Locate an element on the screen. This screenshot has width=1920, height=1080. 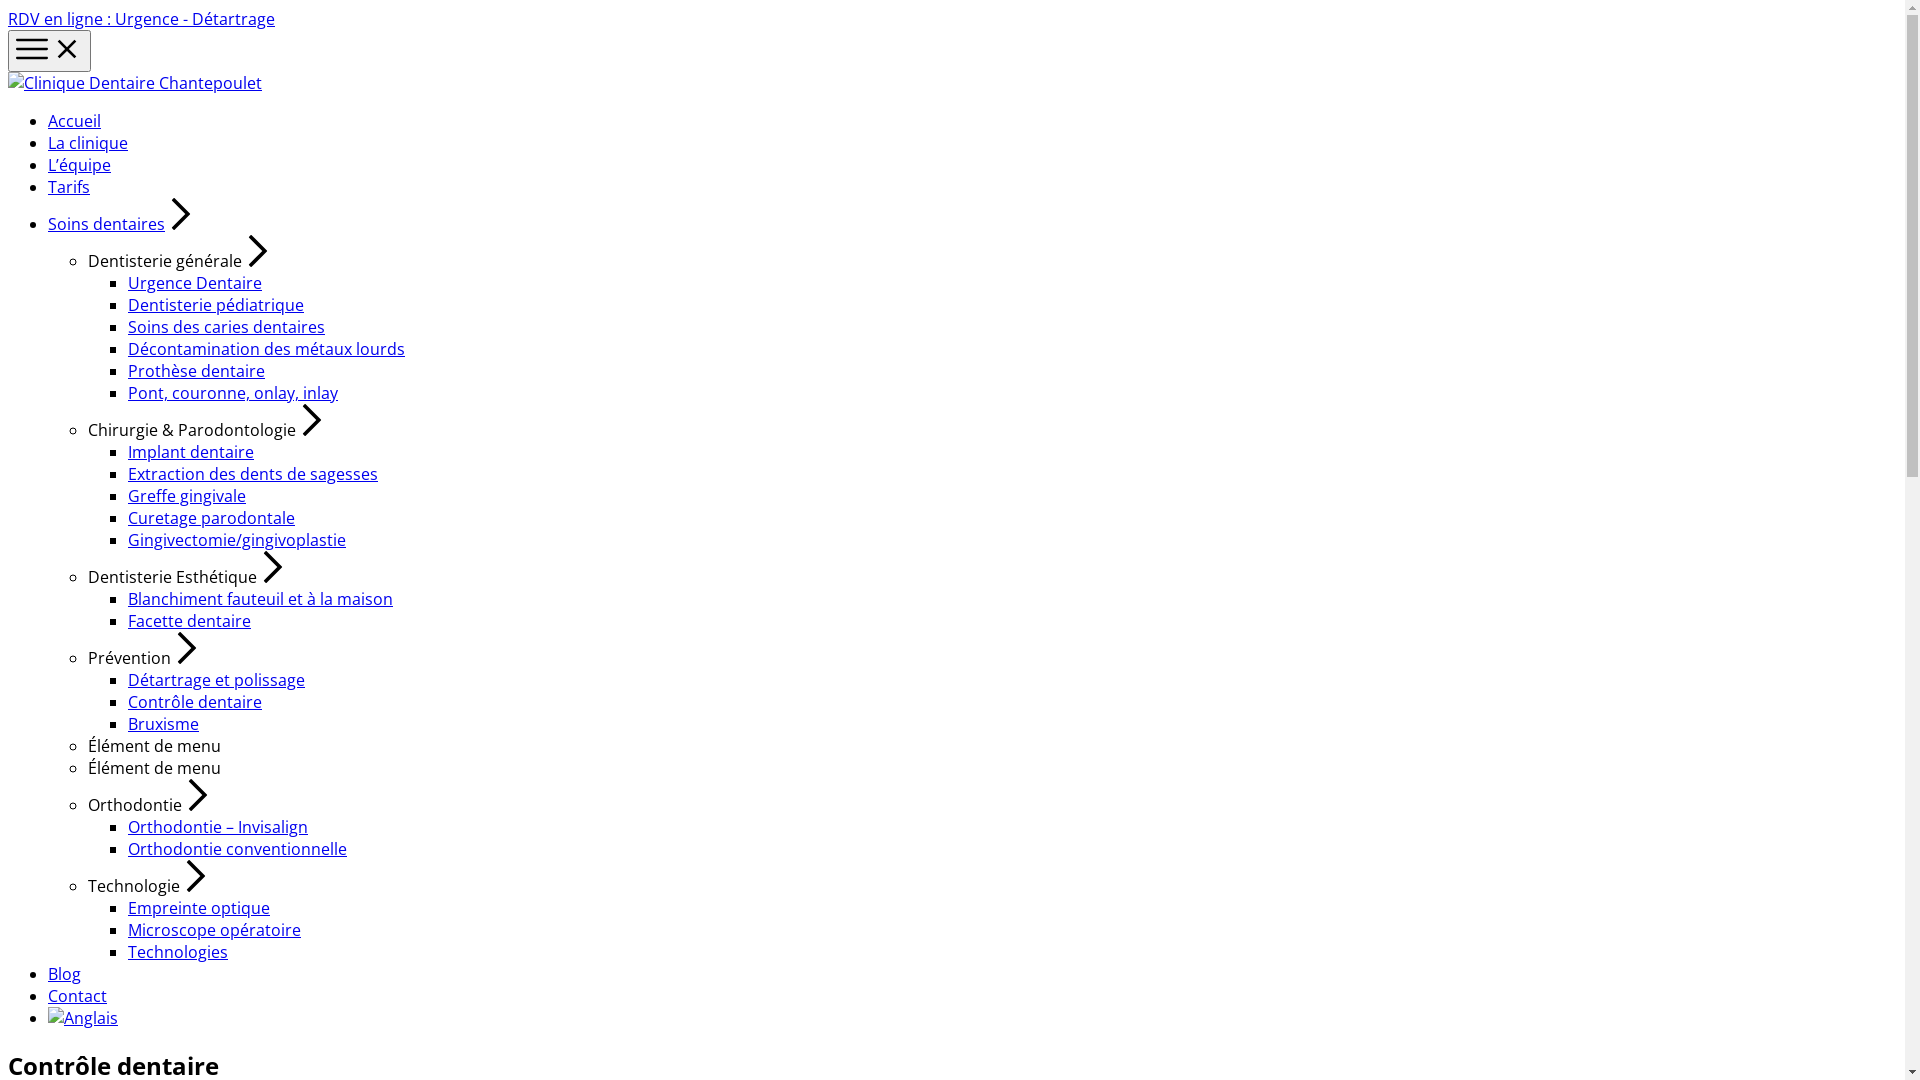
'Urgence Dentaire' is located at coordinates (127, 282).